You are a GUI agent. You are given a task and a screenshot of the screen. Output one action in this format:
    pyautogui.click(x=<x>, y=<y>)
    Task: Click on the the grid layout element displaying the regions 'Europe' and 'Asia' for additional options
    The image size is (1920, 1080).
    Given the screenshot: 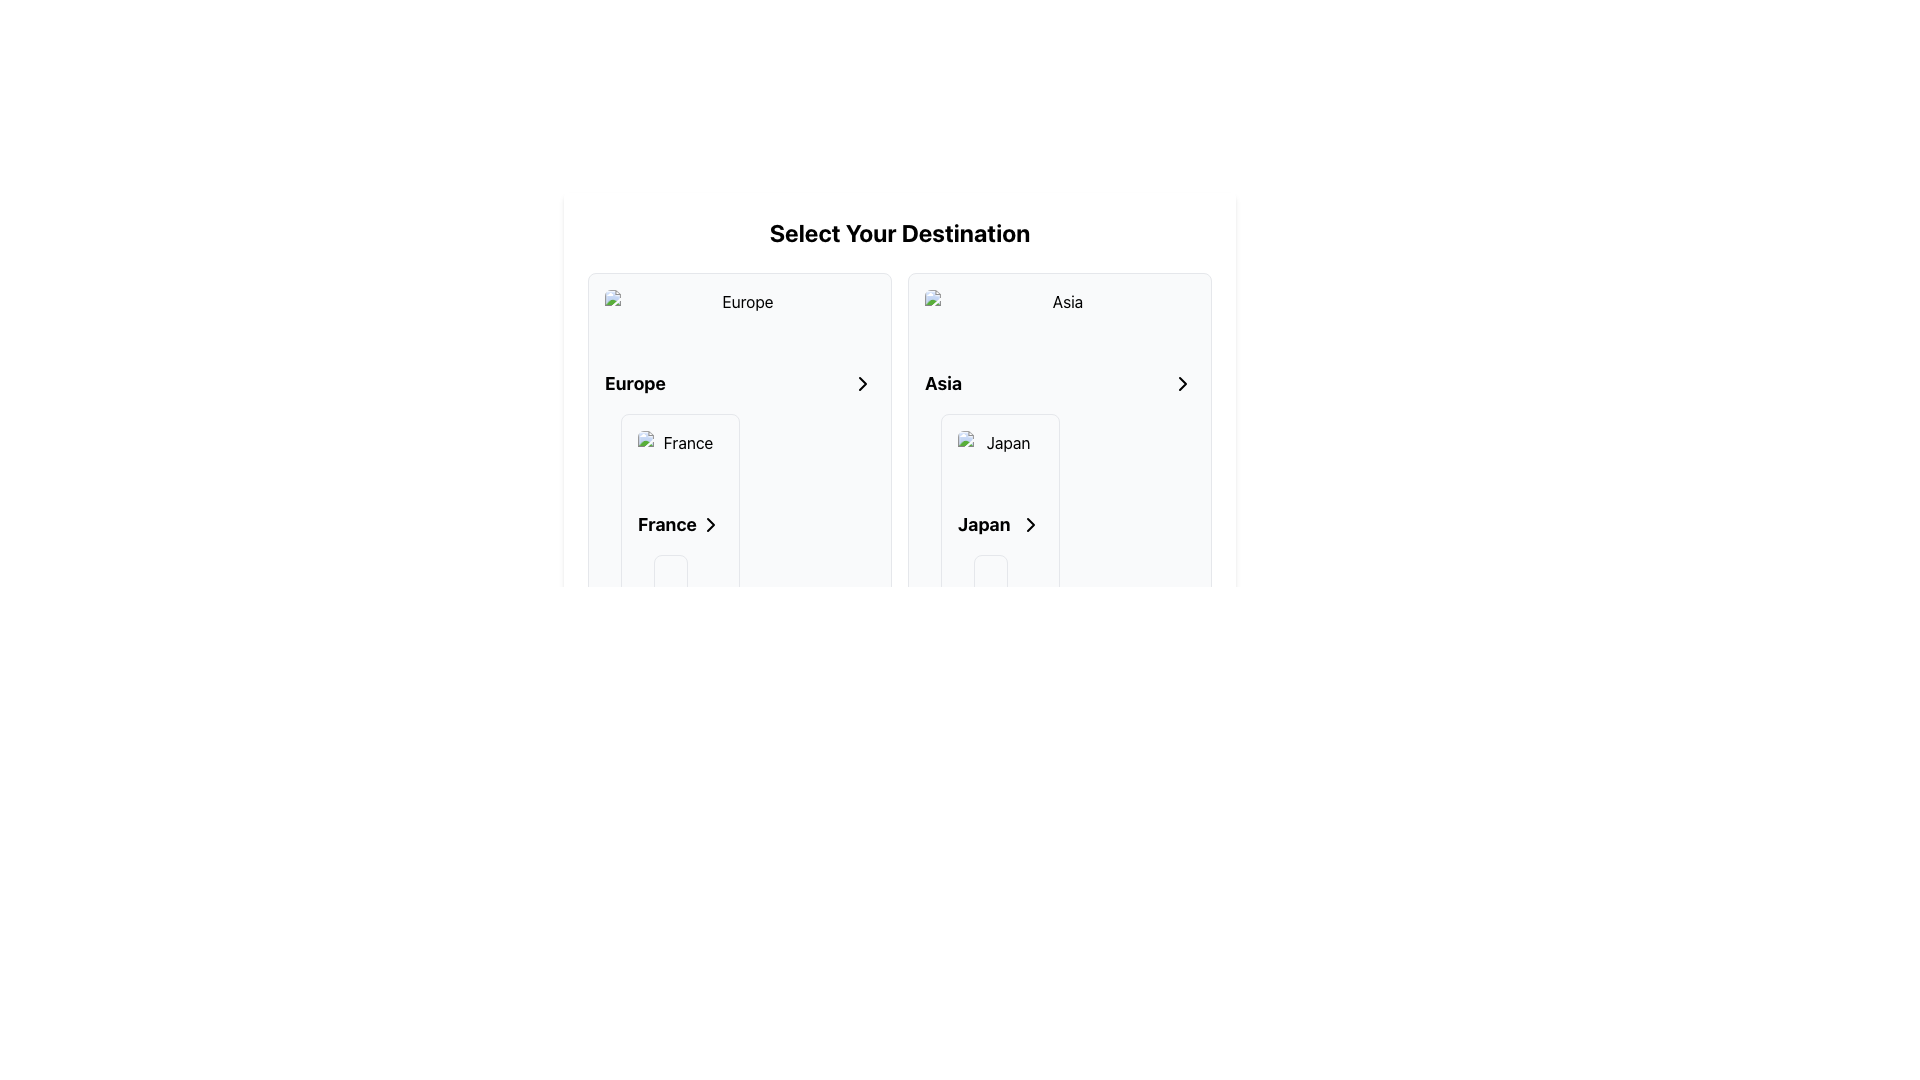 What is the action you would take?
    pyautogui.click(x=899, y=500)
    